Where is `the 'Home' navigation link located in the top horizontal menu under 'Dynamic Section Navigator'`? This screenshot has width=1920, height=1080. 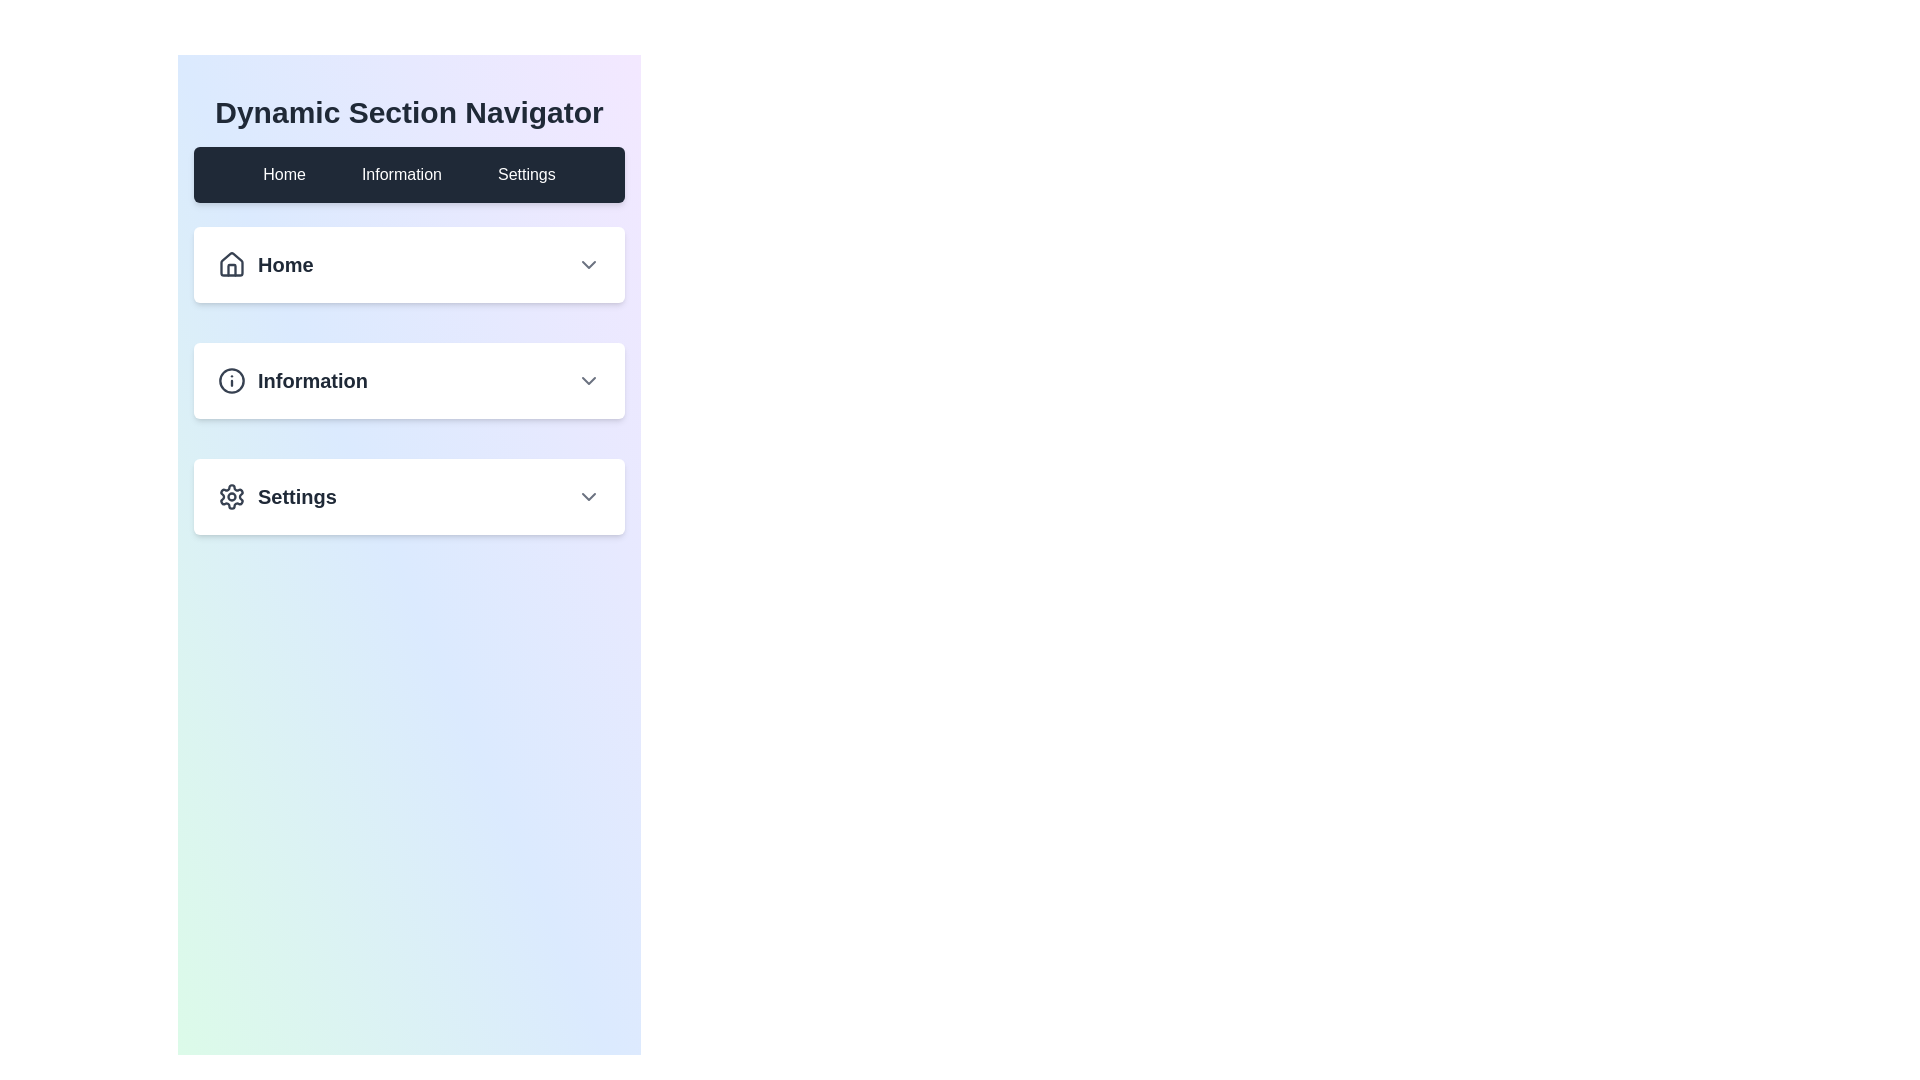 the 'Home' navigation link located in the top horizontal menu under 'Dynamic Section Navigator' is located at coordinates (283, 173).